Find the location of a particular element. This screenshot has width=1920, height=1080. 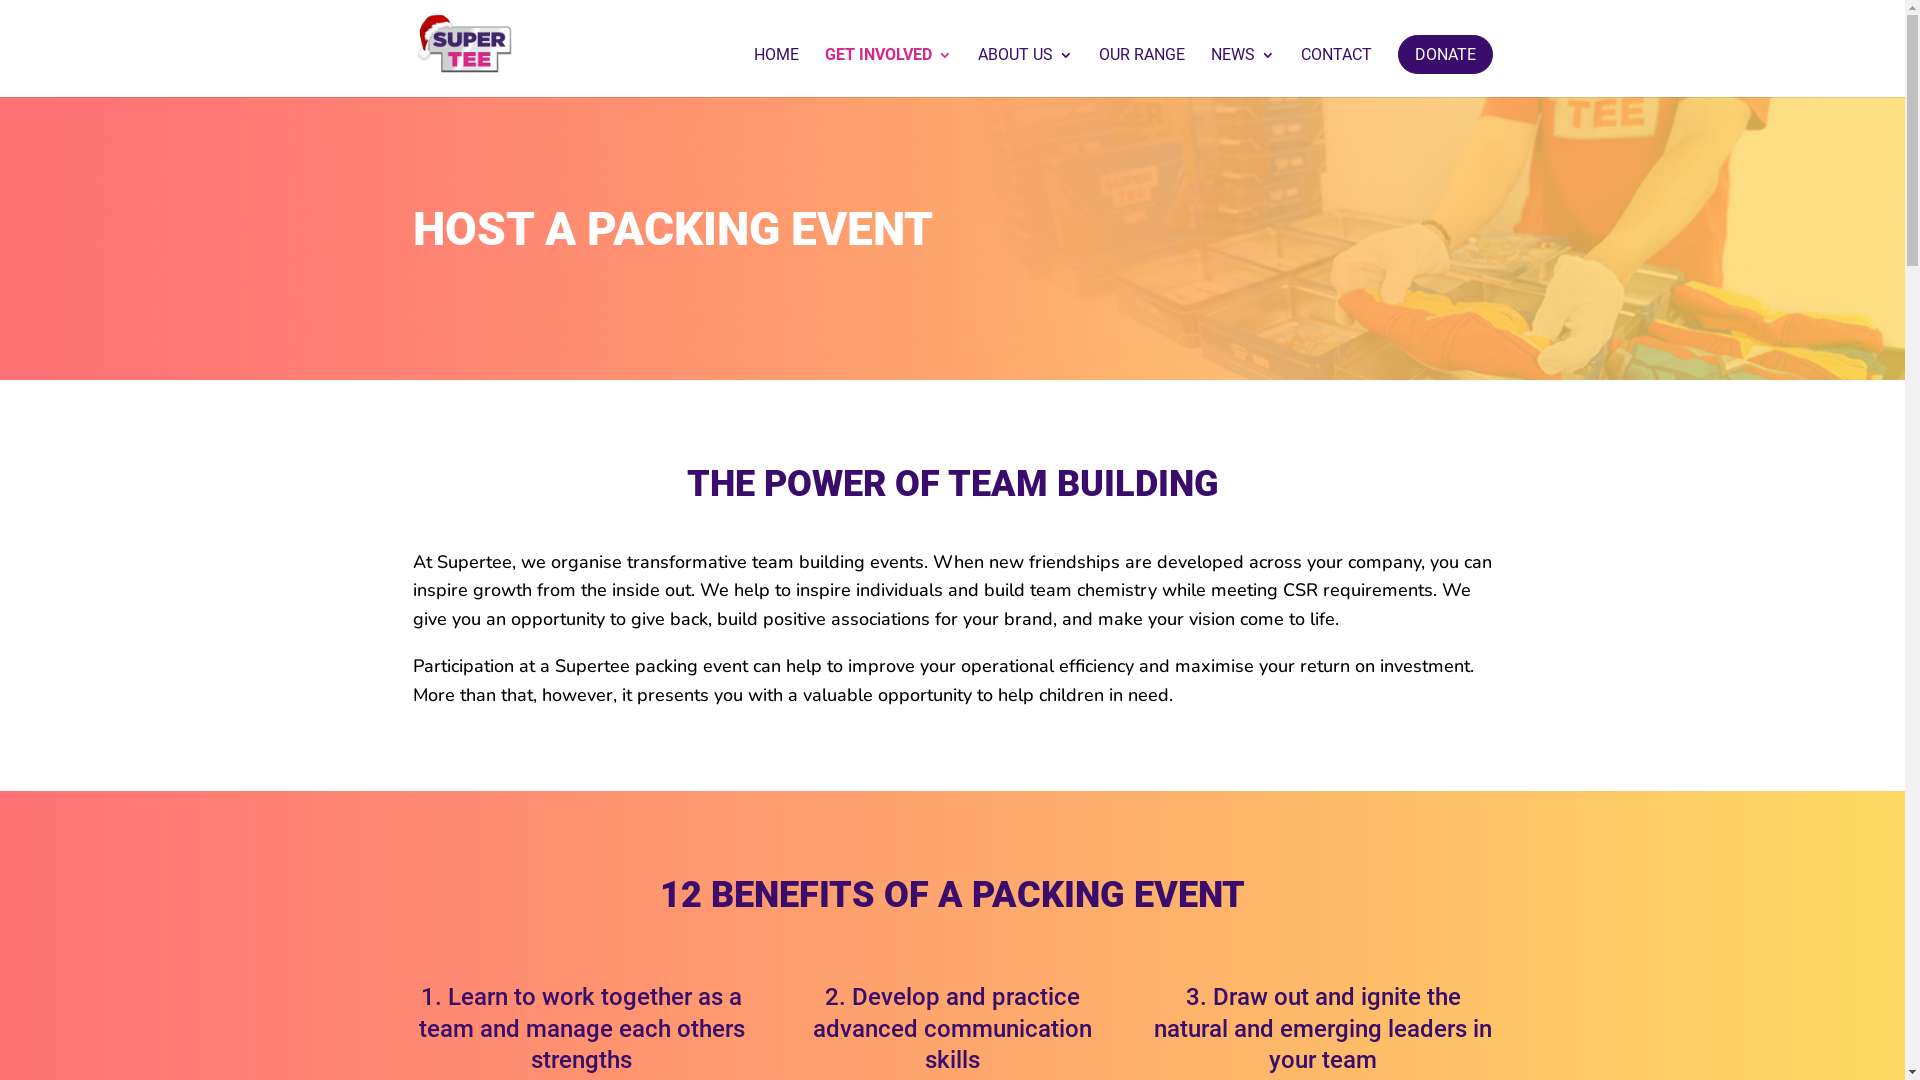

'HOME' is located at coordinates (775, 71).